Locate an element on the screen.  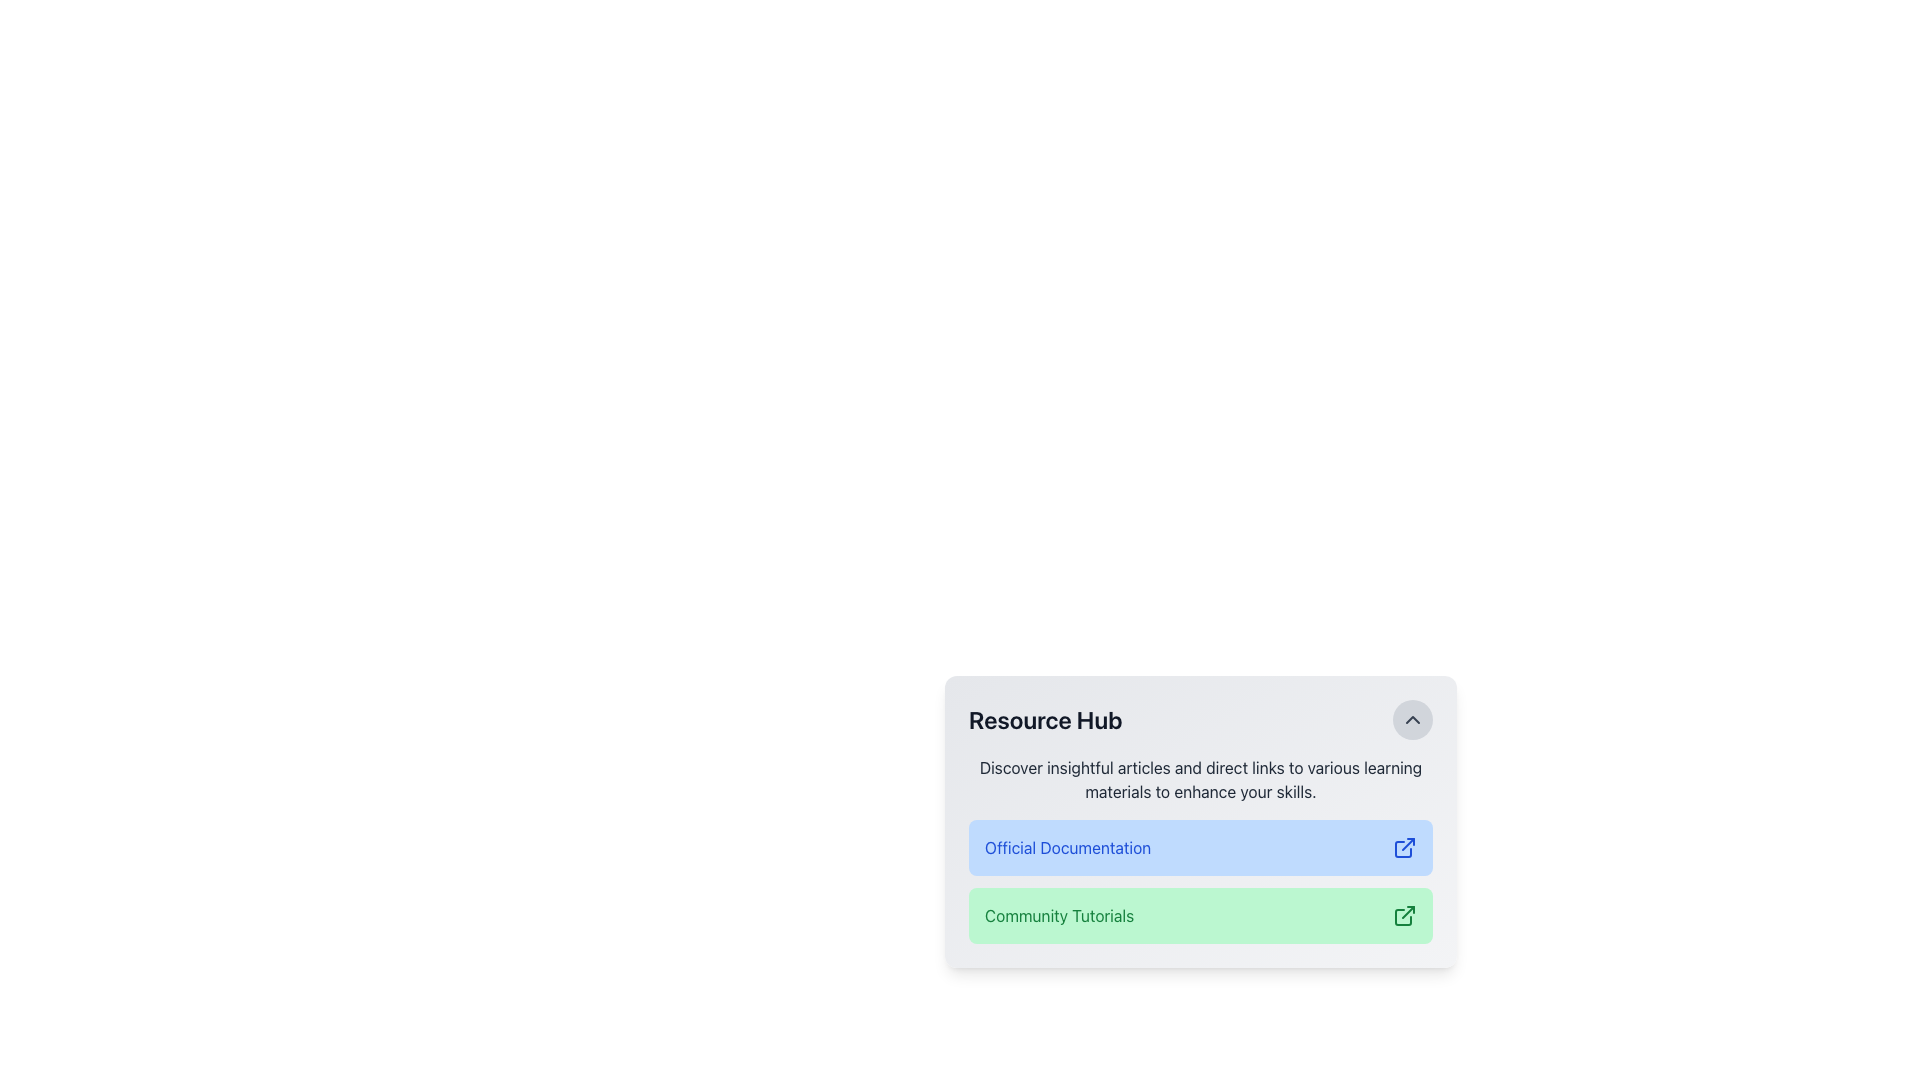
the buttons in the 'Resource Hub' section is located at coordinates (1200, 821).